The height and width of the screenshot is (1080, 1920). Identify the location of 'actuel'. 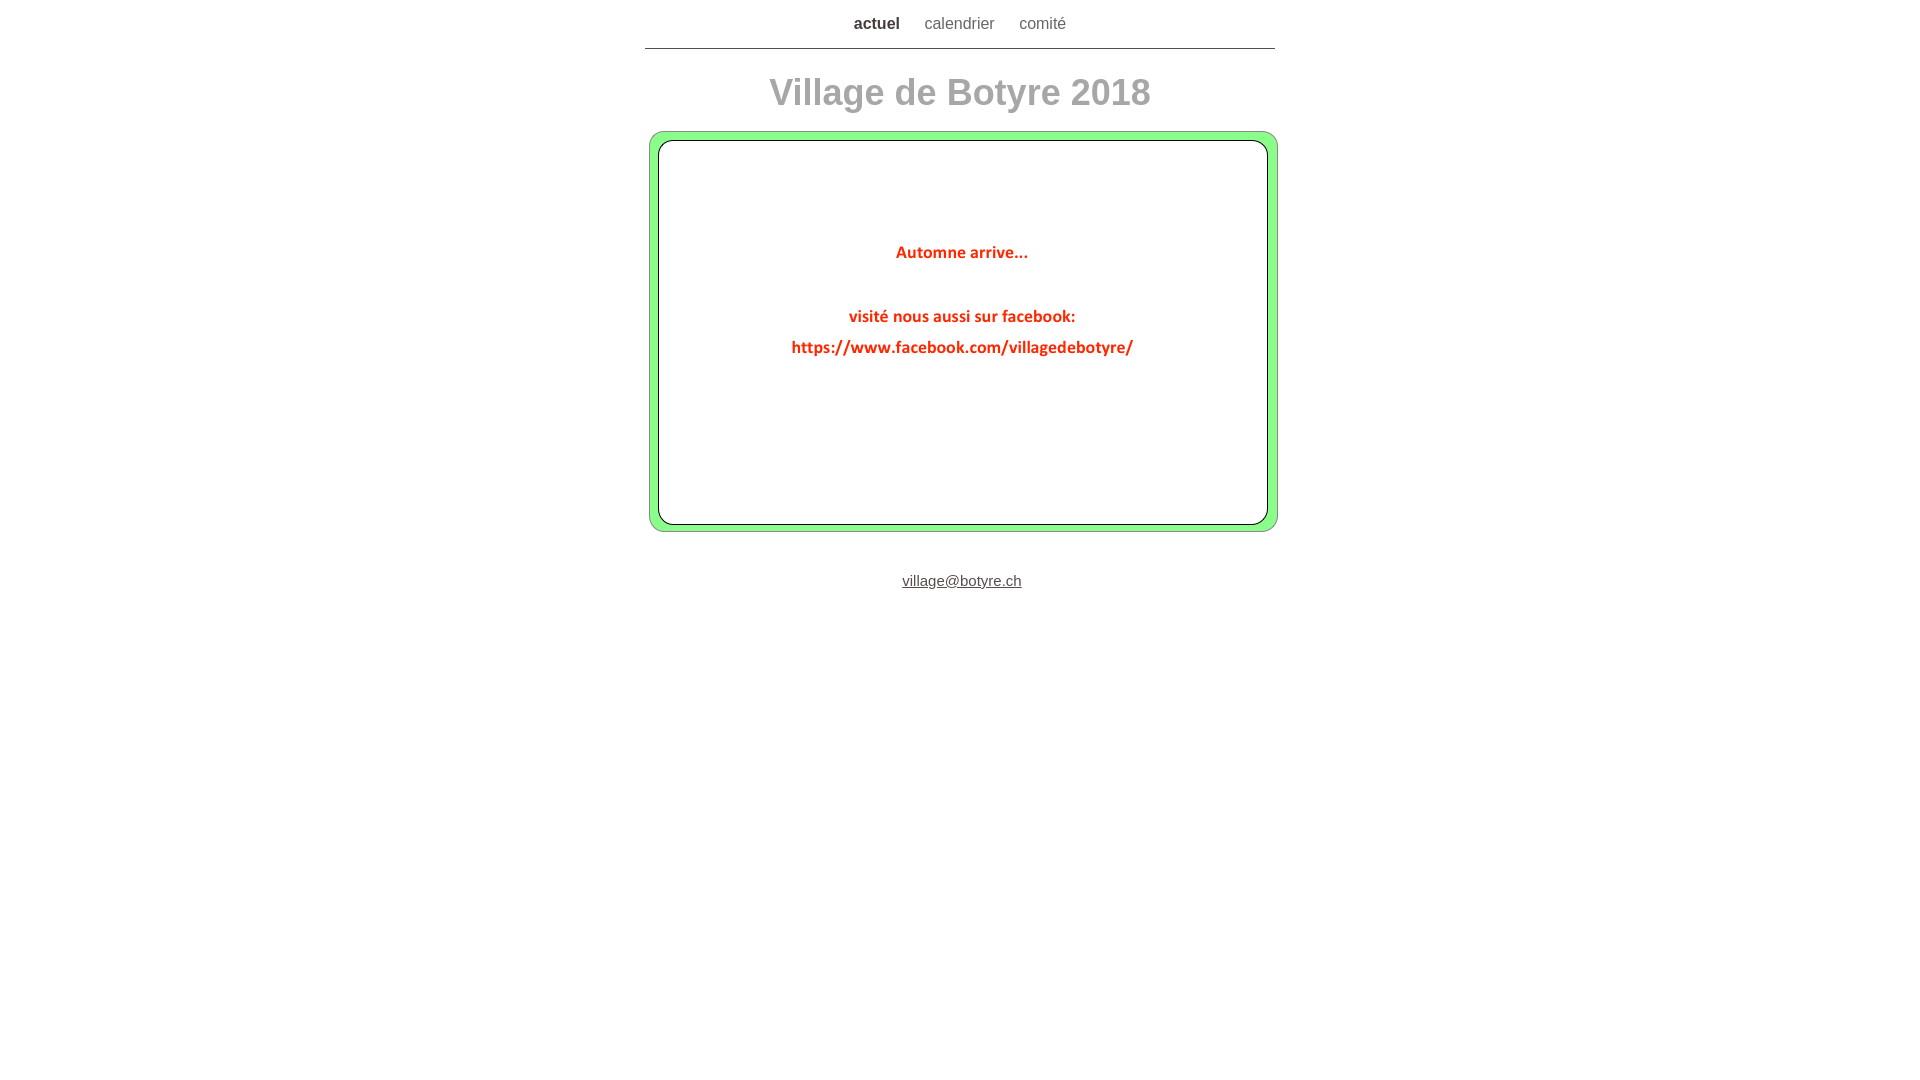
(879, 23).